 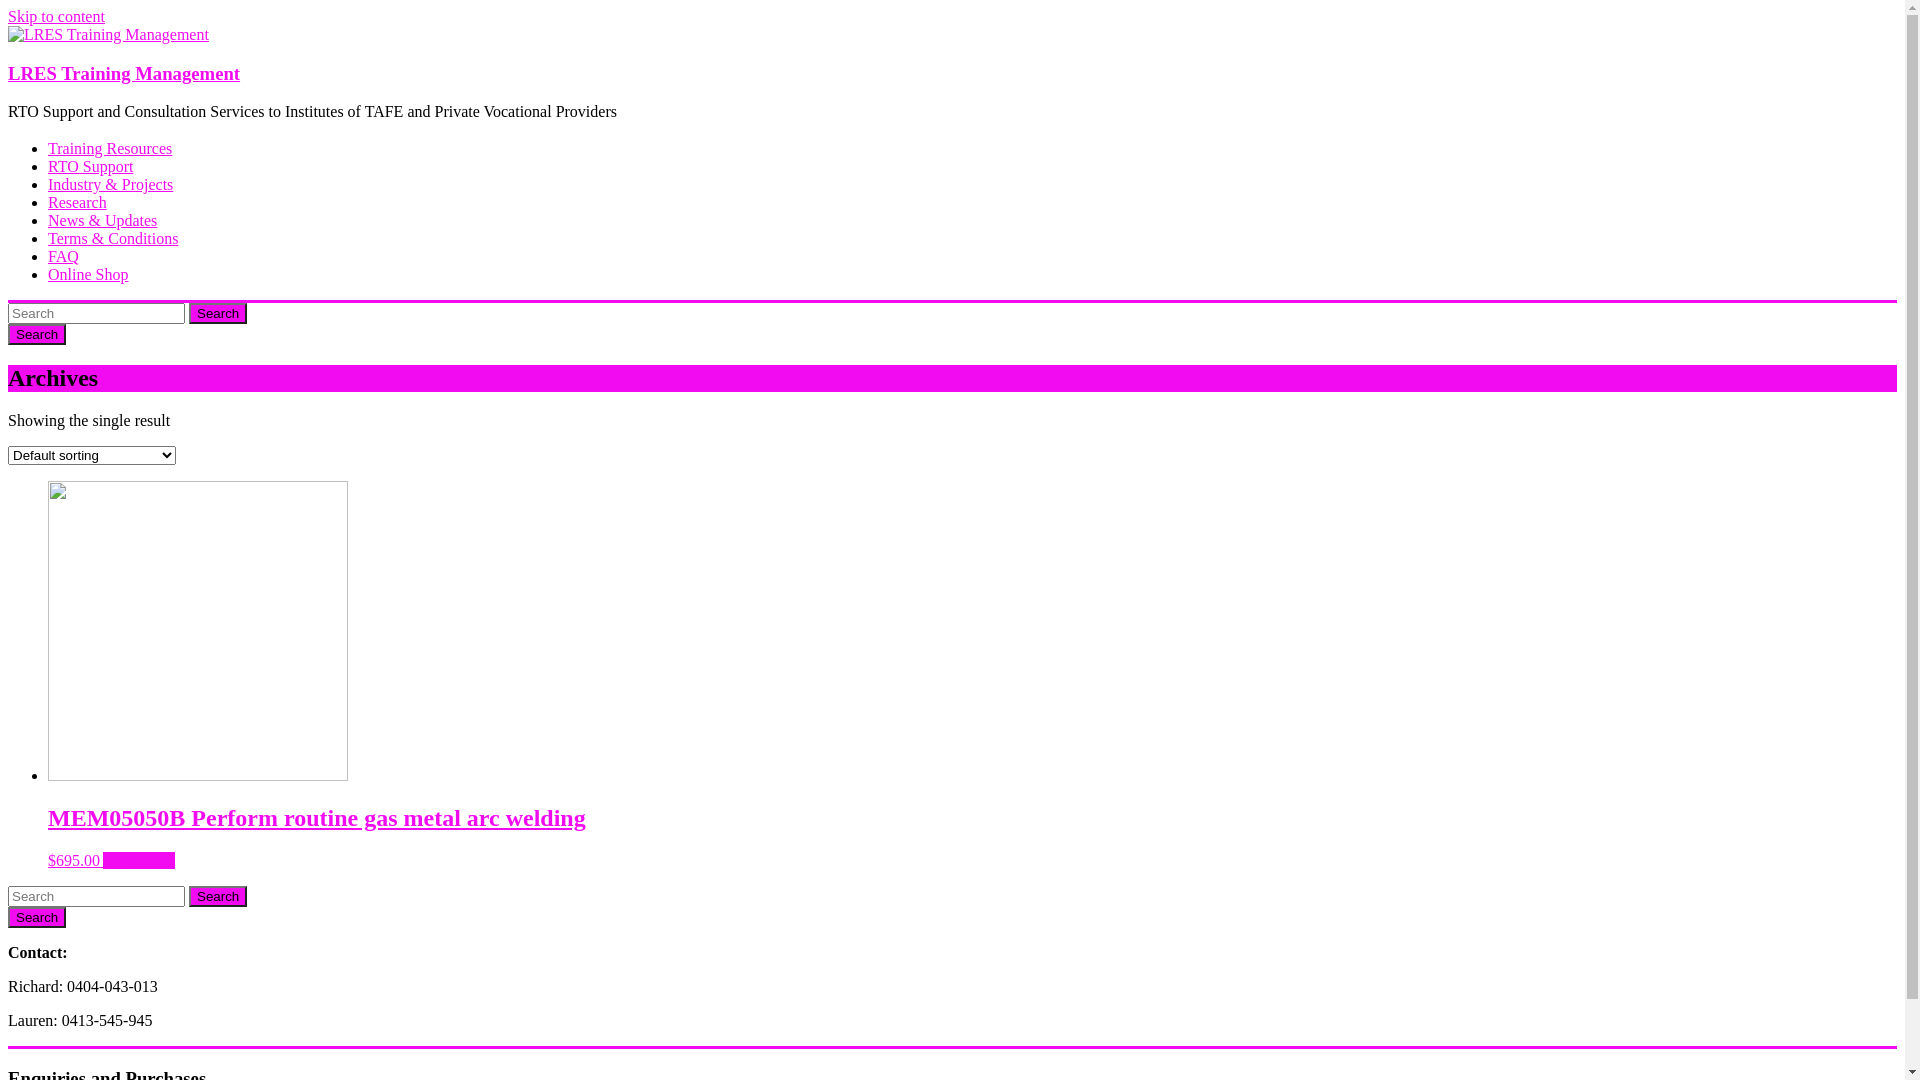 What do you see at coordinates (217, 895) in the screenshot?
I see `'Search'` at bounding box center [217, 895].